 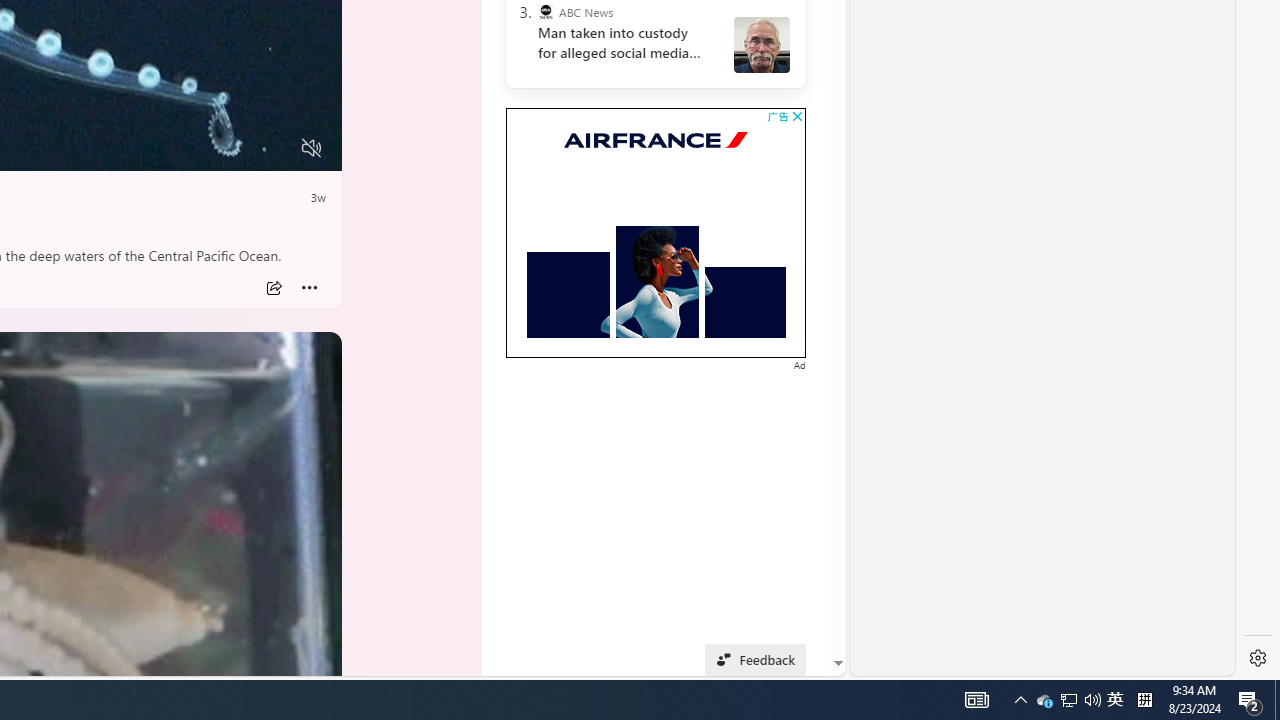 I want to click on 'ABC News', so click(x=545, y=12).